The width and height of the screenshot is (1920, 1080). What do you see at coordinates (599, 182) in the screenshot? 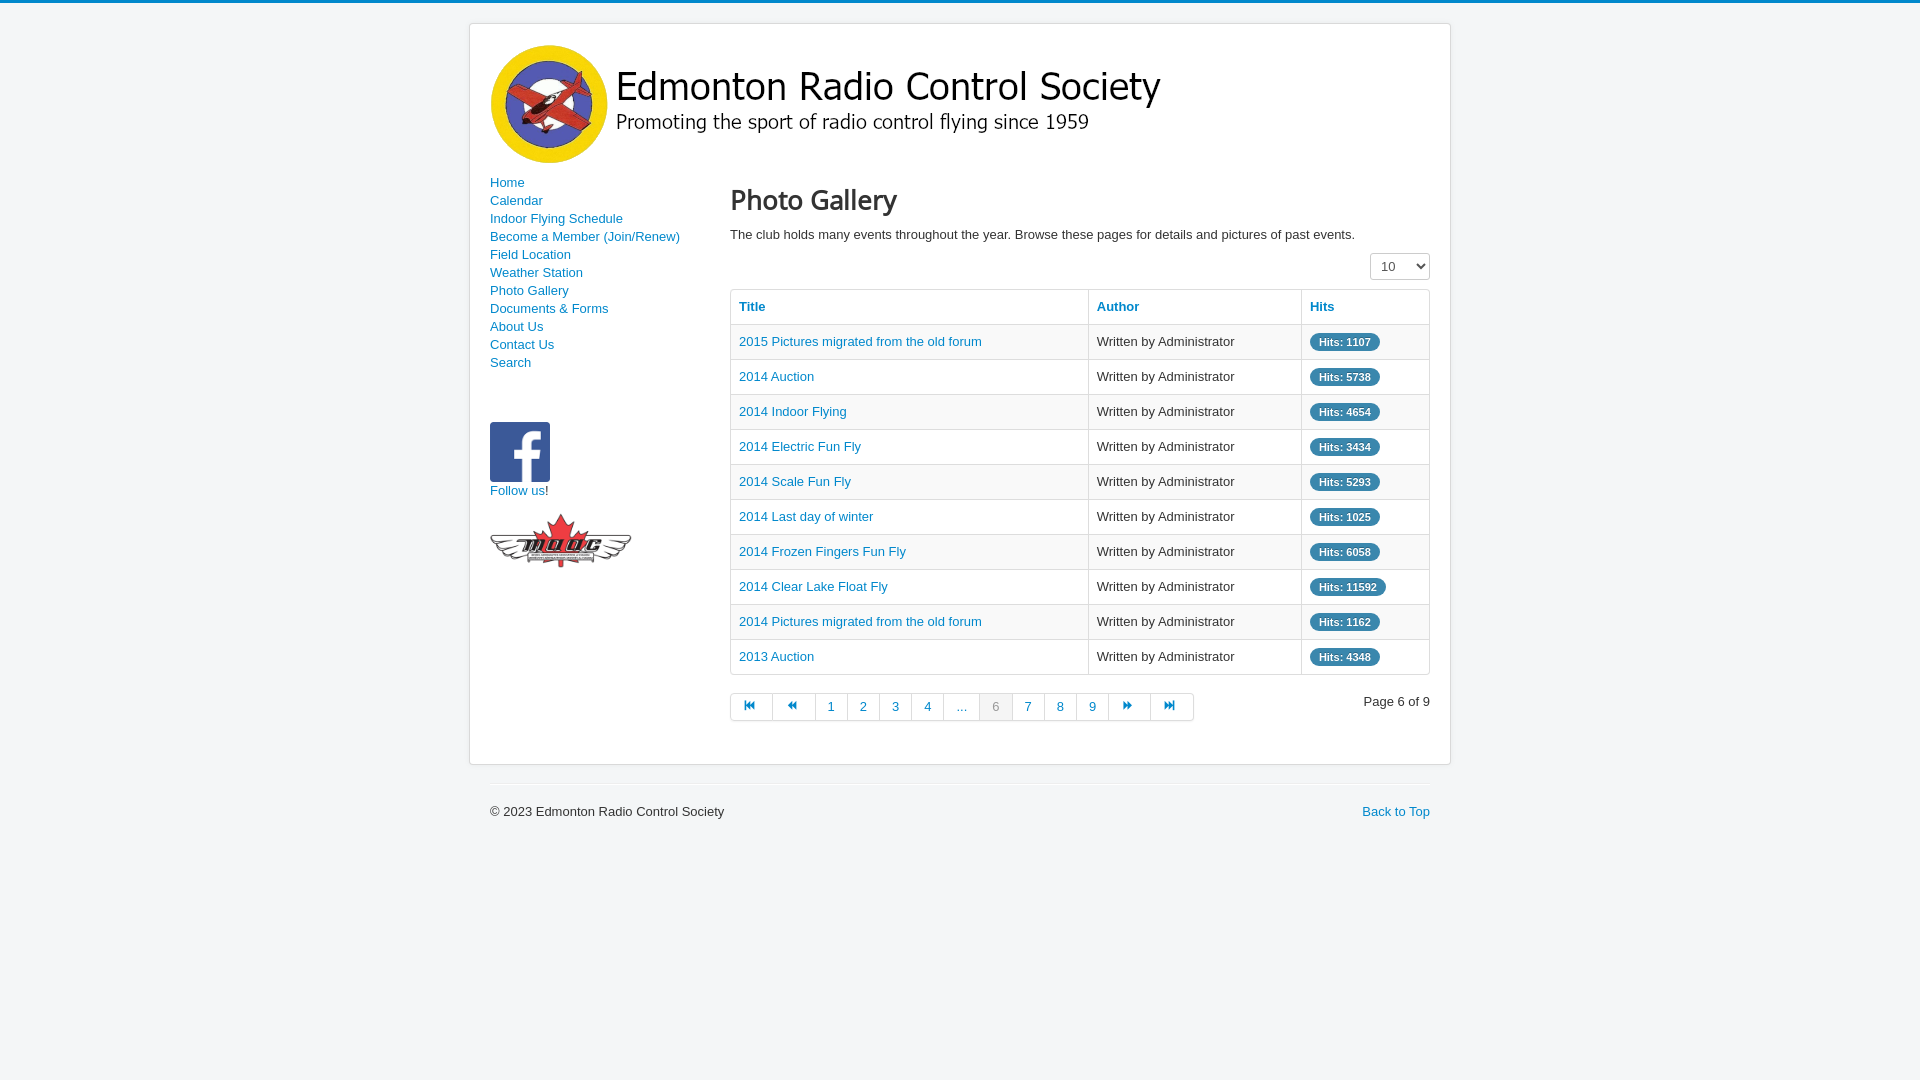
I see `'Home'` at bounding box center [599, 182].